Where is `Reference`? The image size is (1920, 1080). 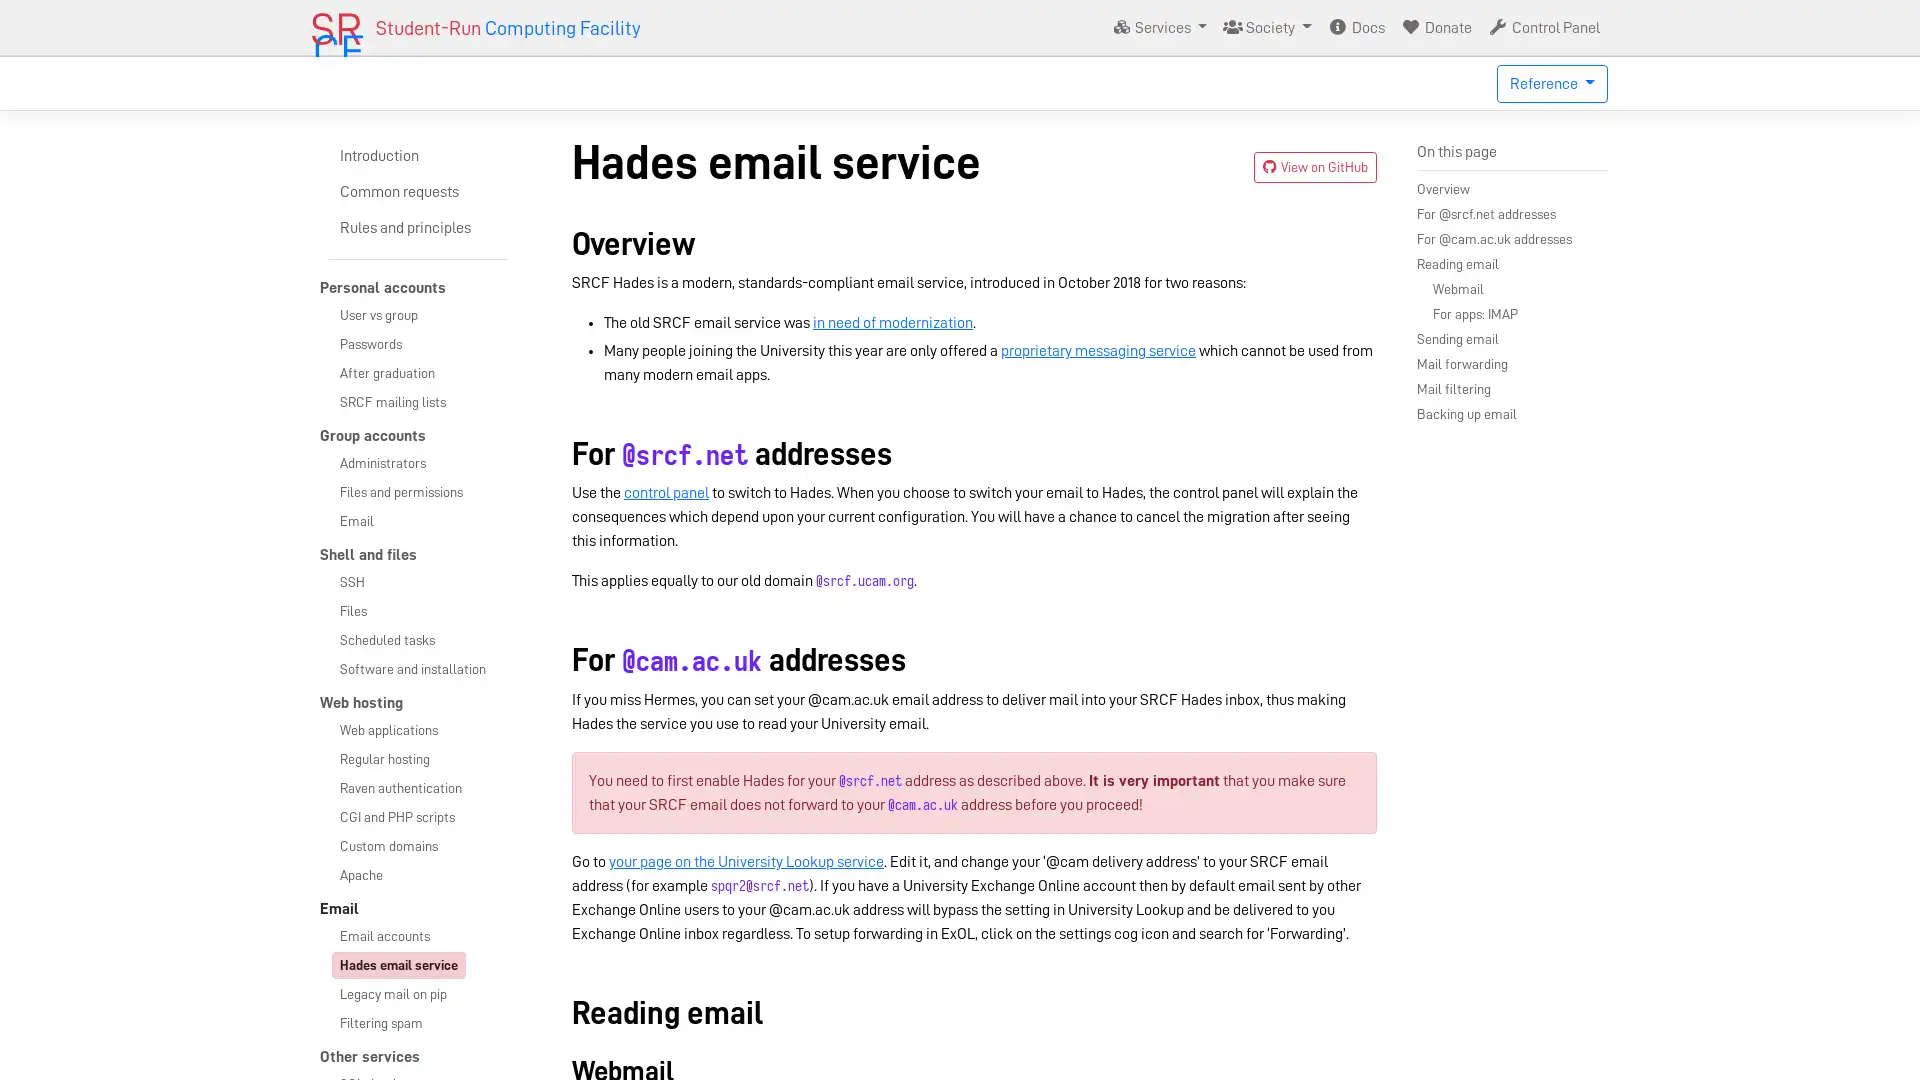 Reference is located at coordinates (1551, 83).